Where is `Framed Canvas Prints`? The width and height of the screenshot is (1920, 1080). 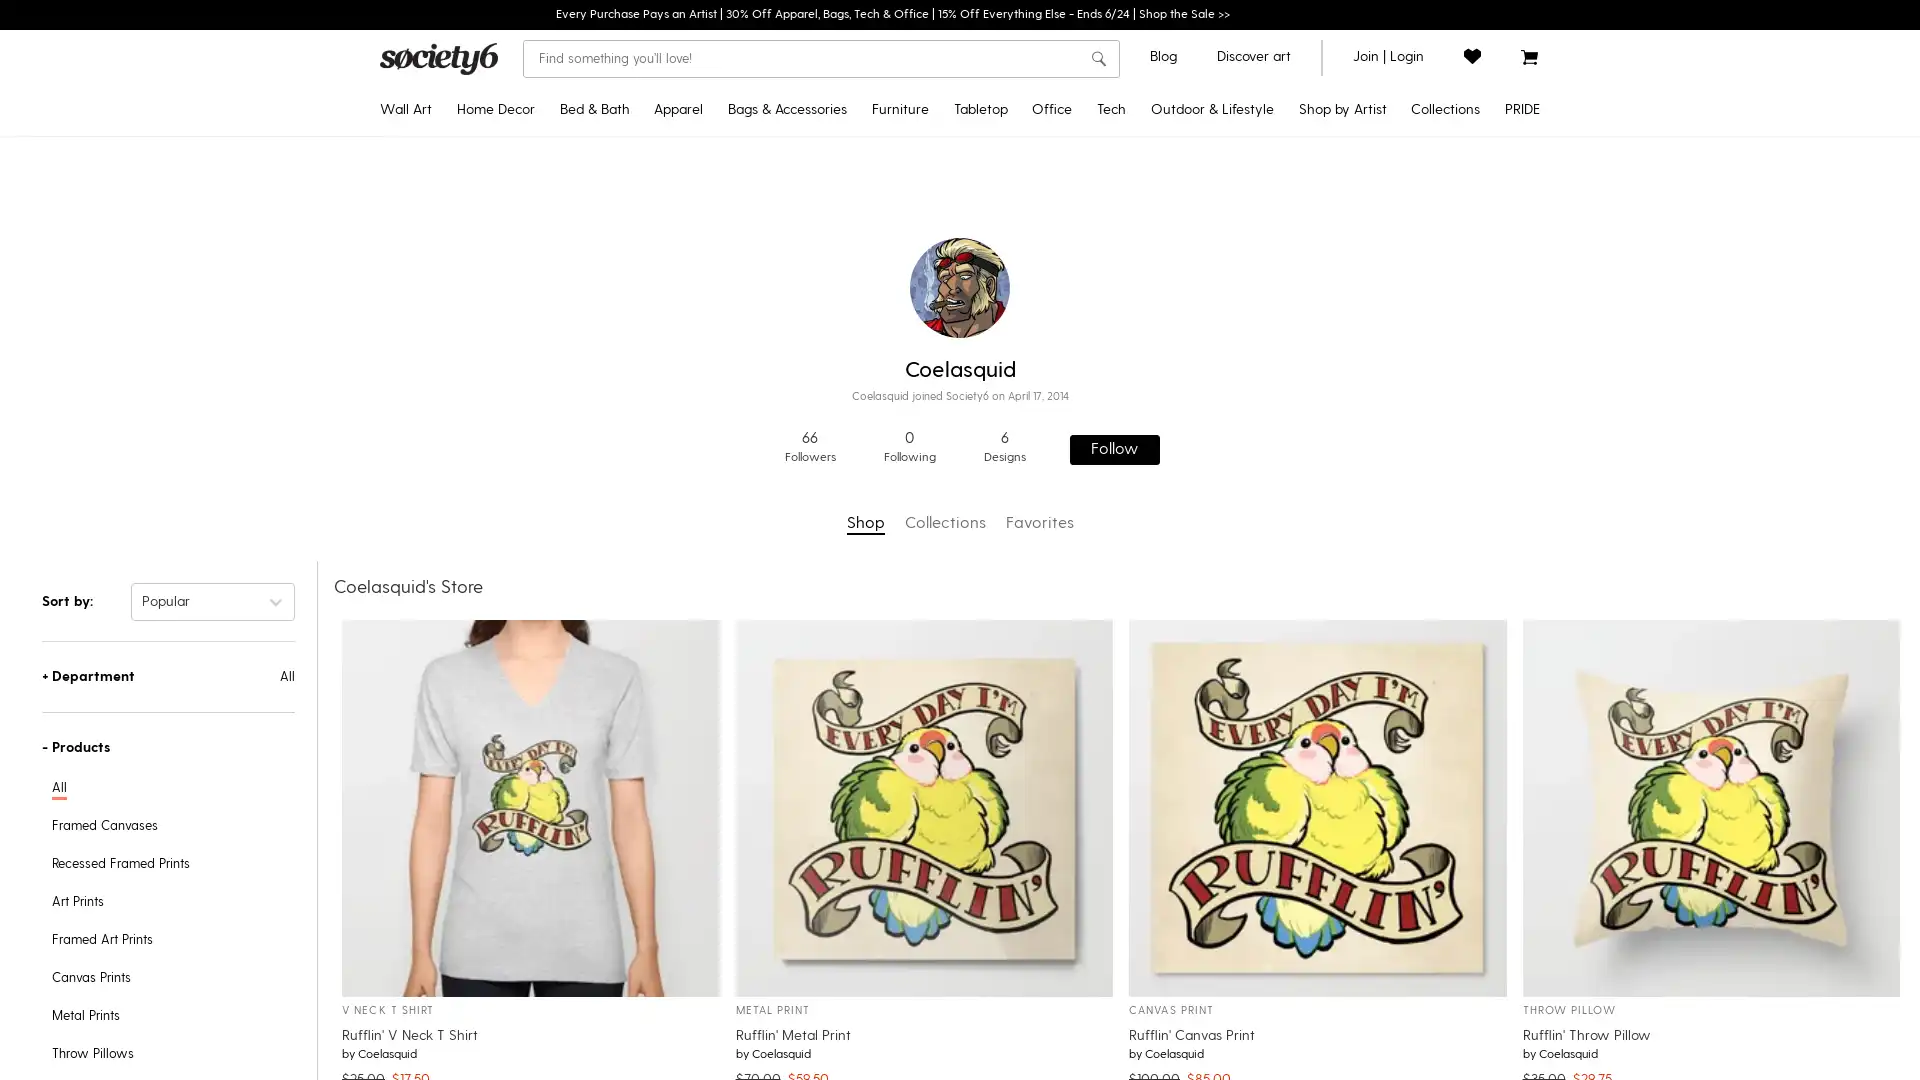
Framed Canvas Prints is located at coordinates (470, 289).